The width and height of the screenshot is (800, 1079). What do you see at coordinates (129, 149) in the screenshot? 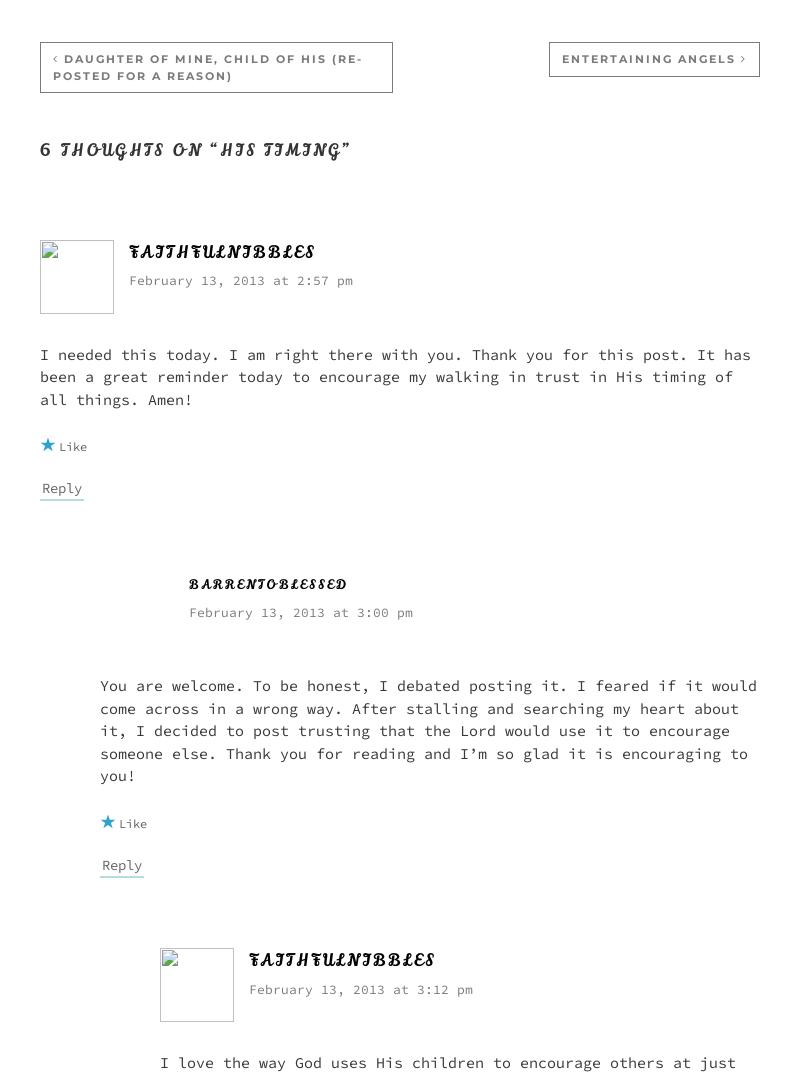
I see `'6 thoughts on “'` at bounding box center [129, 149].